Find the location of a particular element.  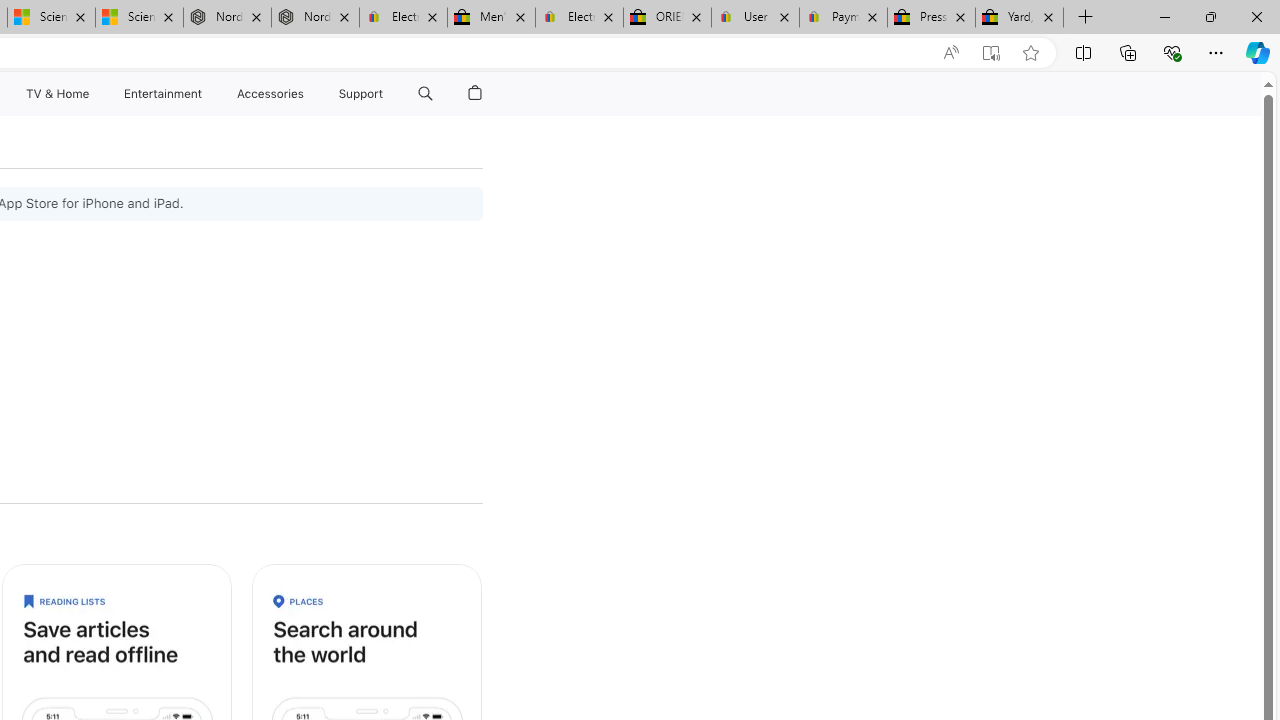

'User Privacy Notice | eBay' is located at coordinates (754, 17).